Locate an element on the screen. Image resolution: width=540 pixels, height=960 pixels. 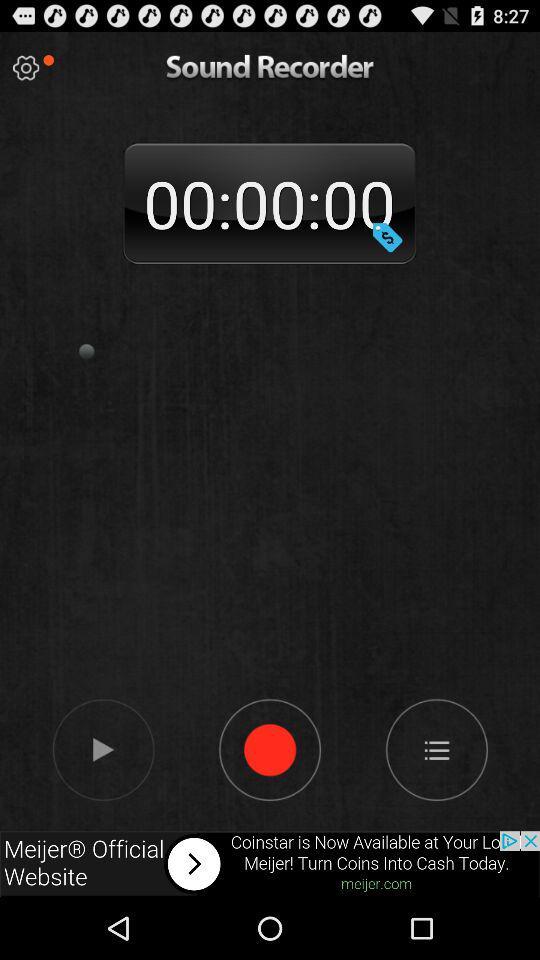
stop recording is located at coordinates (269, 748).